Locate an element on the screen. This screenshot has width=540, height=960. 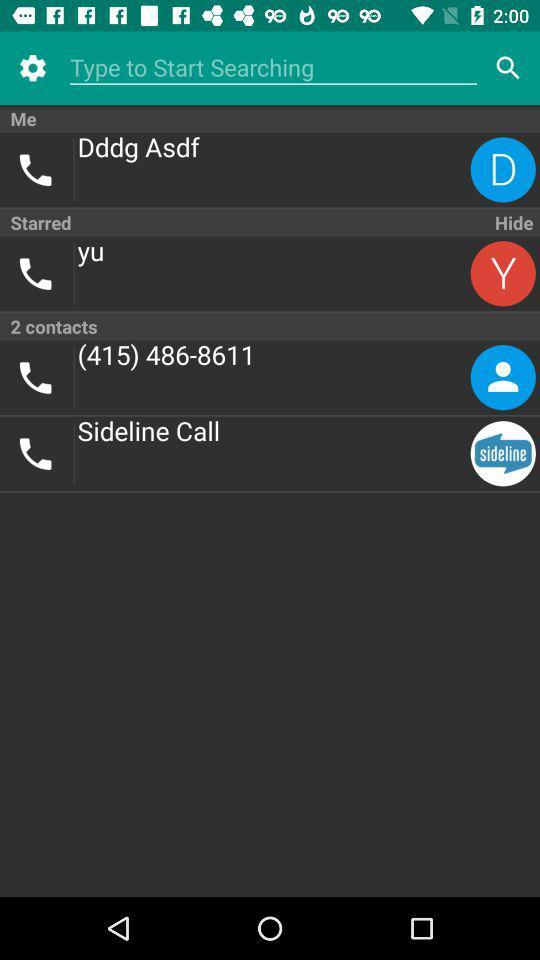
the item to the right of the starred item is located at coordinates (512, 222).